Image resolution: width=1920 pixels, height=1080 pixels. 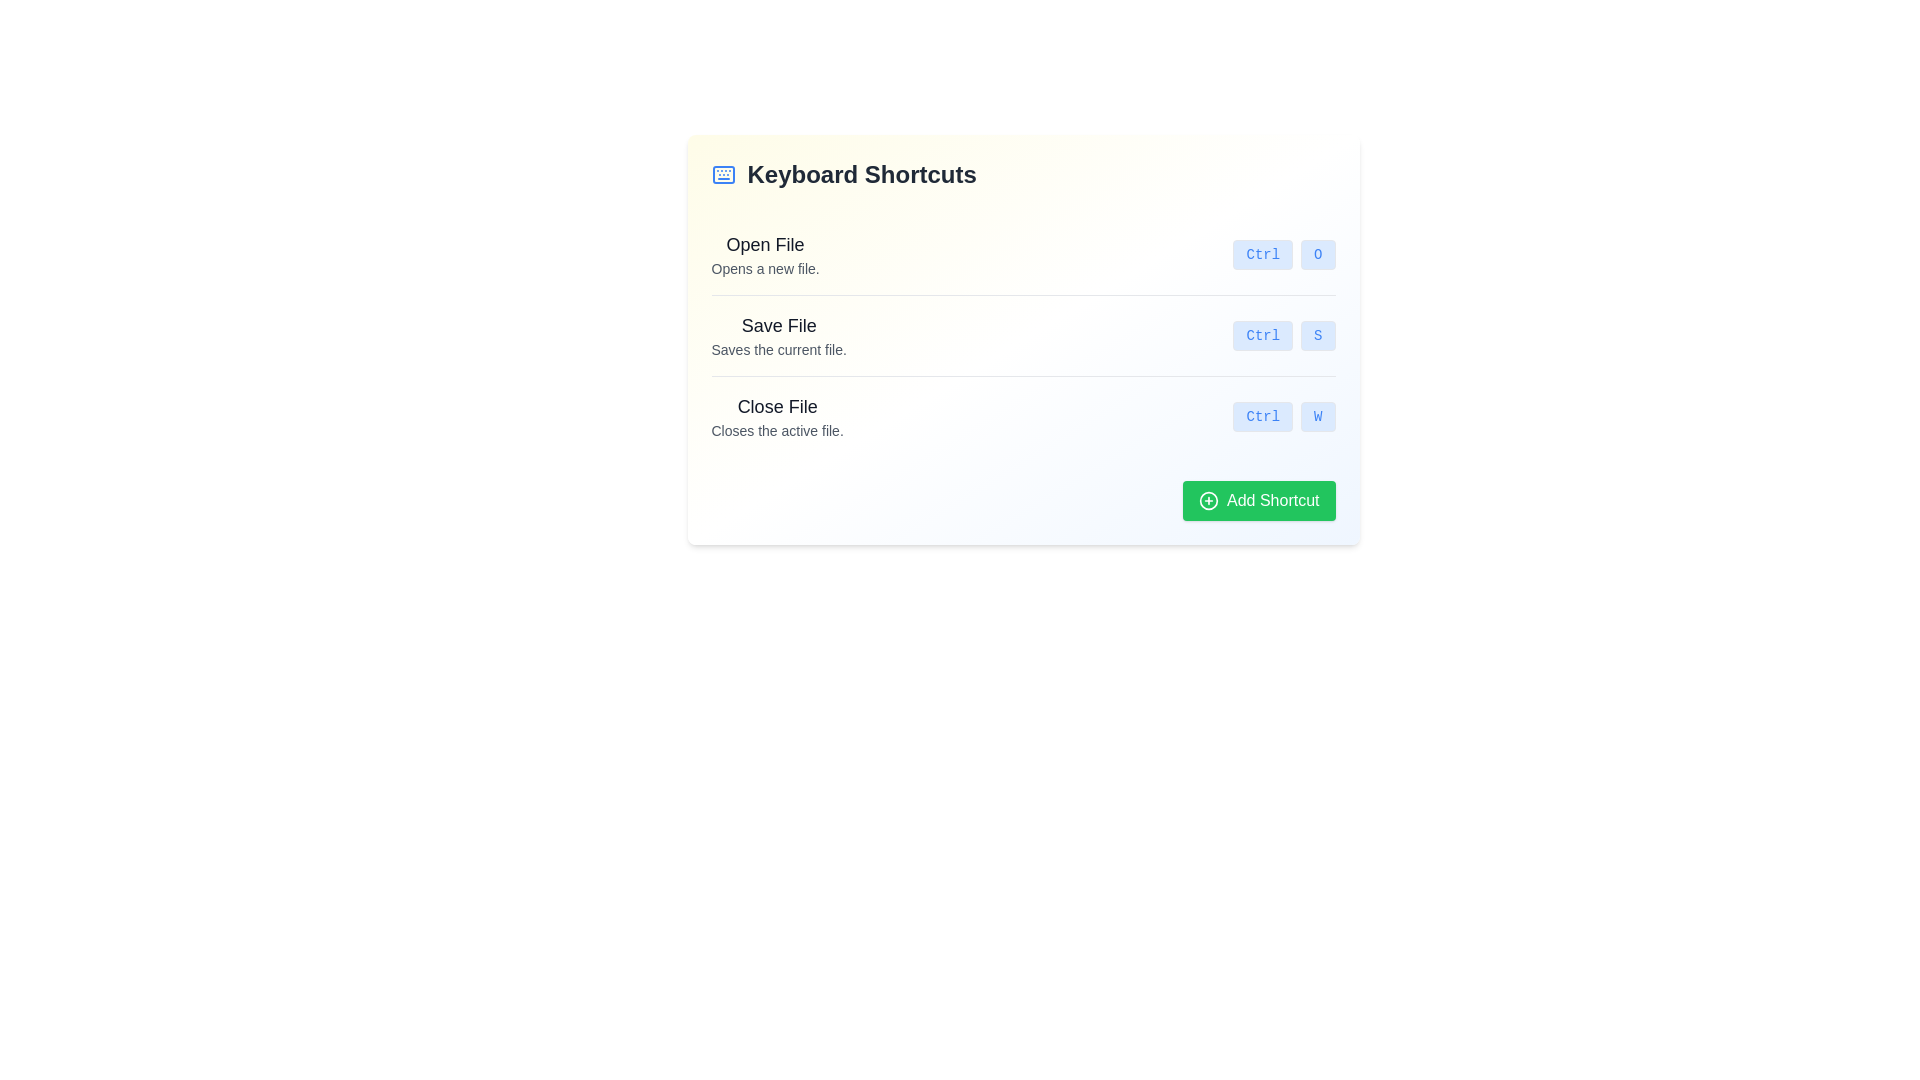 I want to click on the header element labeled 'Save File' which includes a description stating 'Saves the current file.' positioned below 'Open File' in the keyboard shortcuts list, so click(x=778, y=334).